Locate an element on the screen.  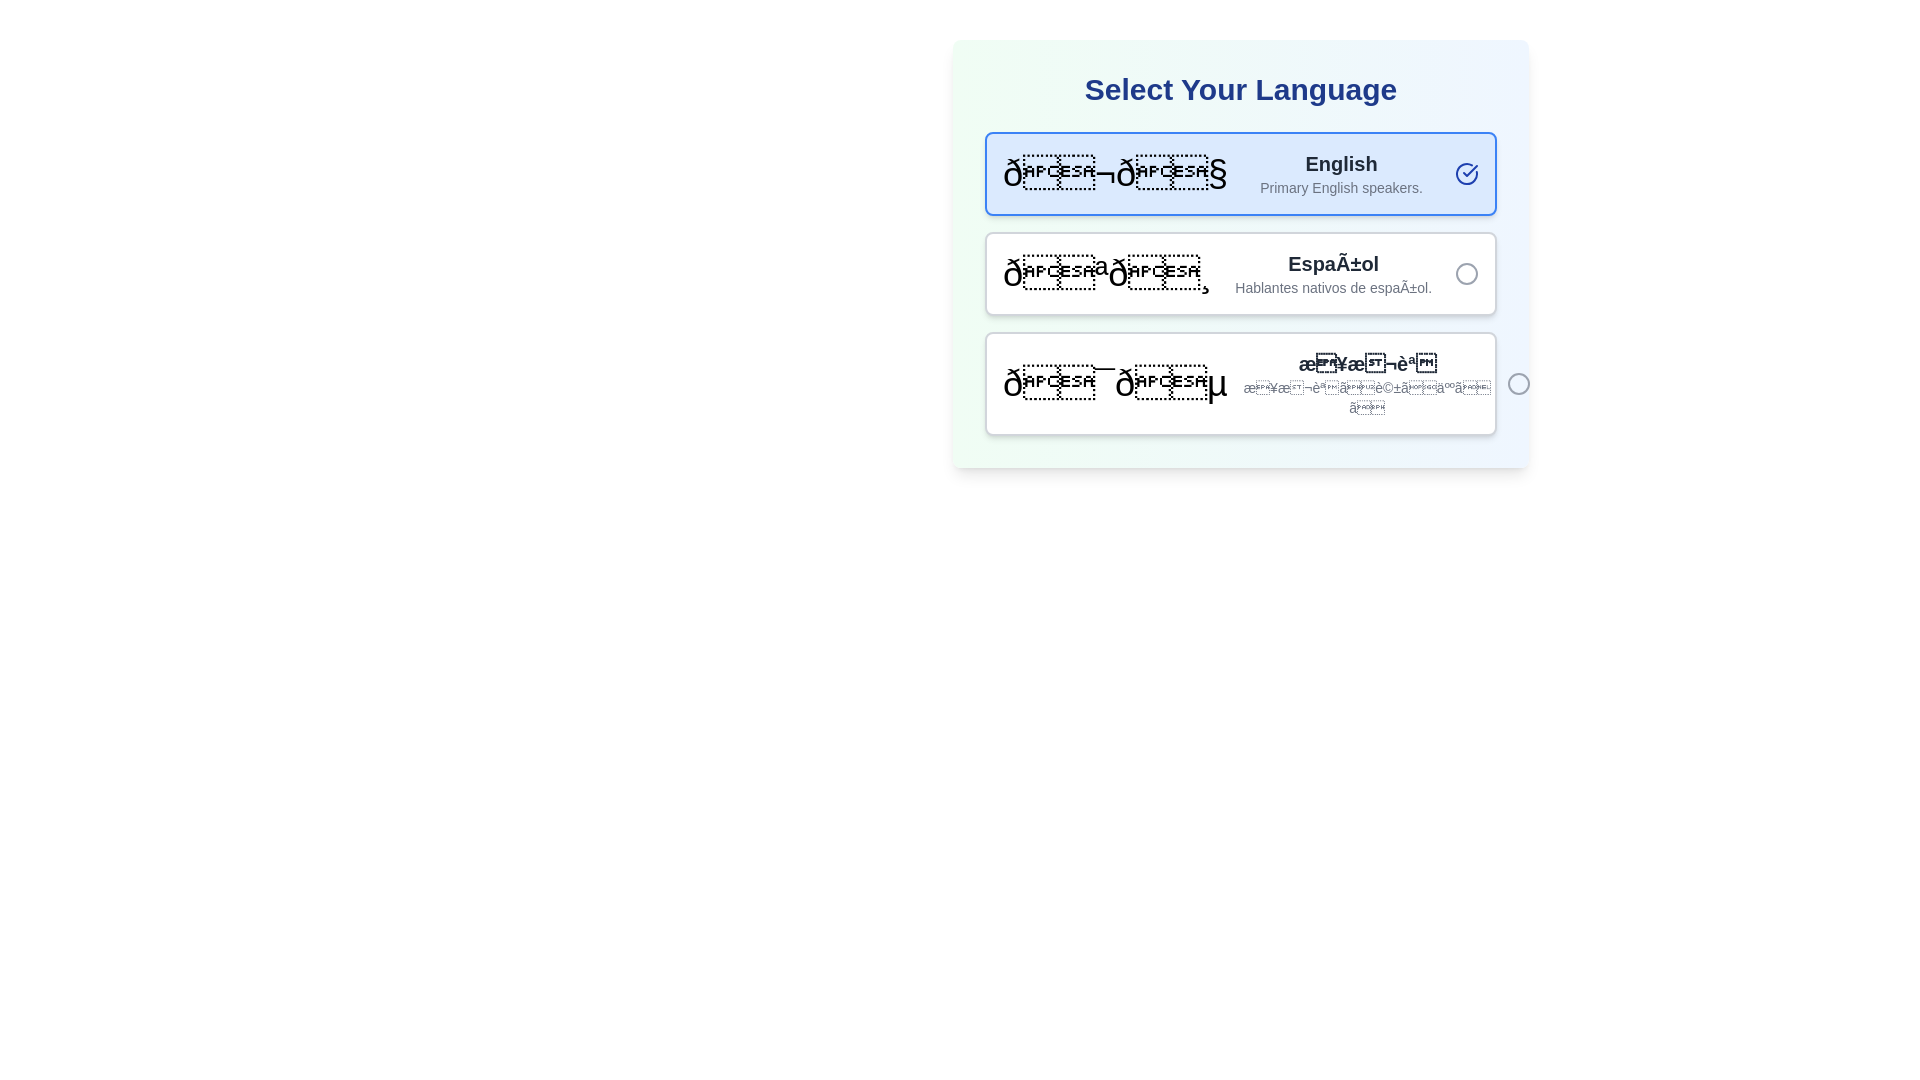
the text label that reads 'Primary English speakers.' which is styled in gray and located beneath the 'English' title in the language selection card is located at coordinates (1341, 188).